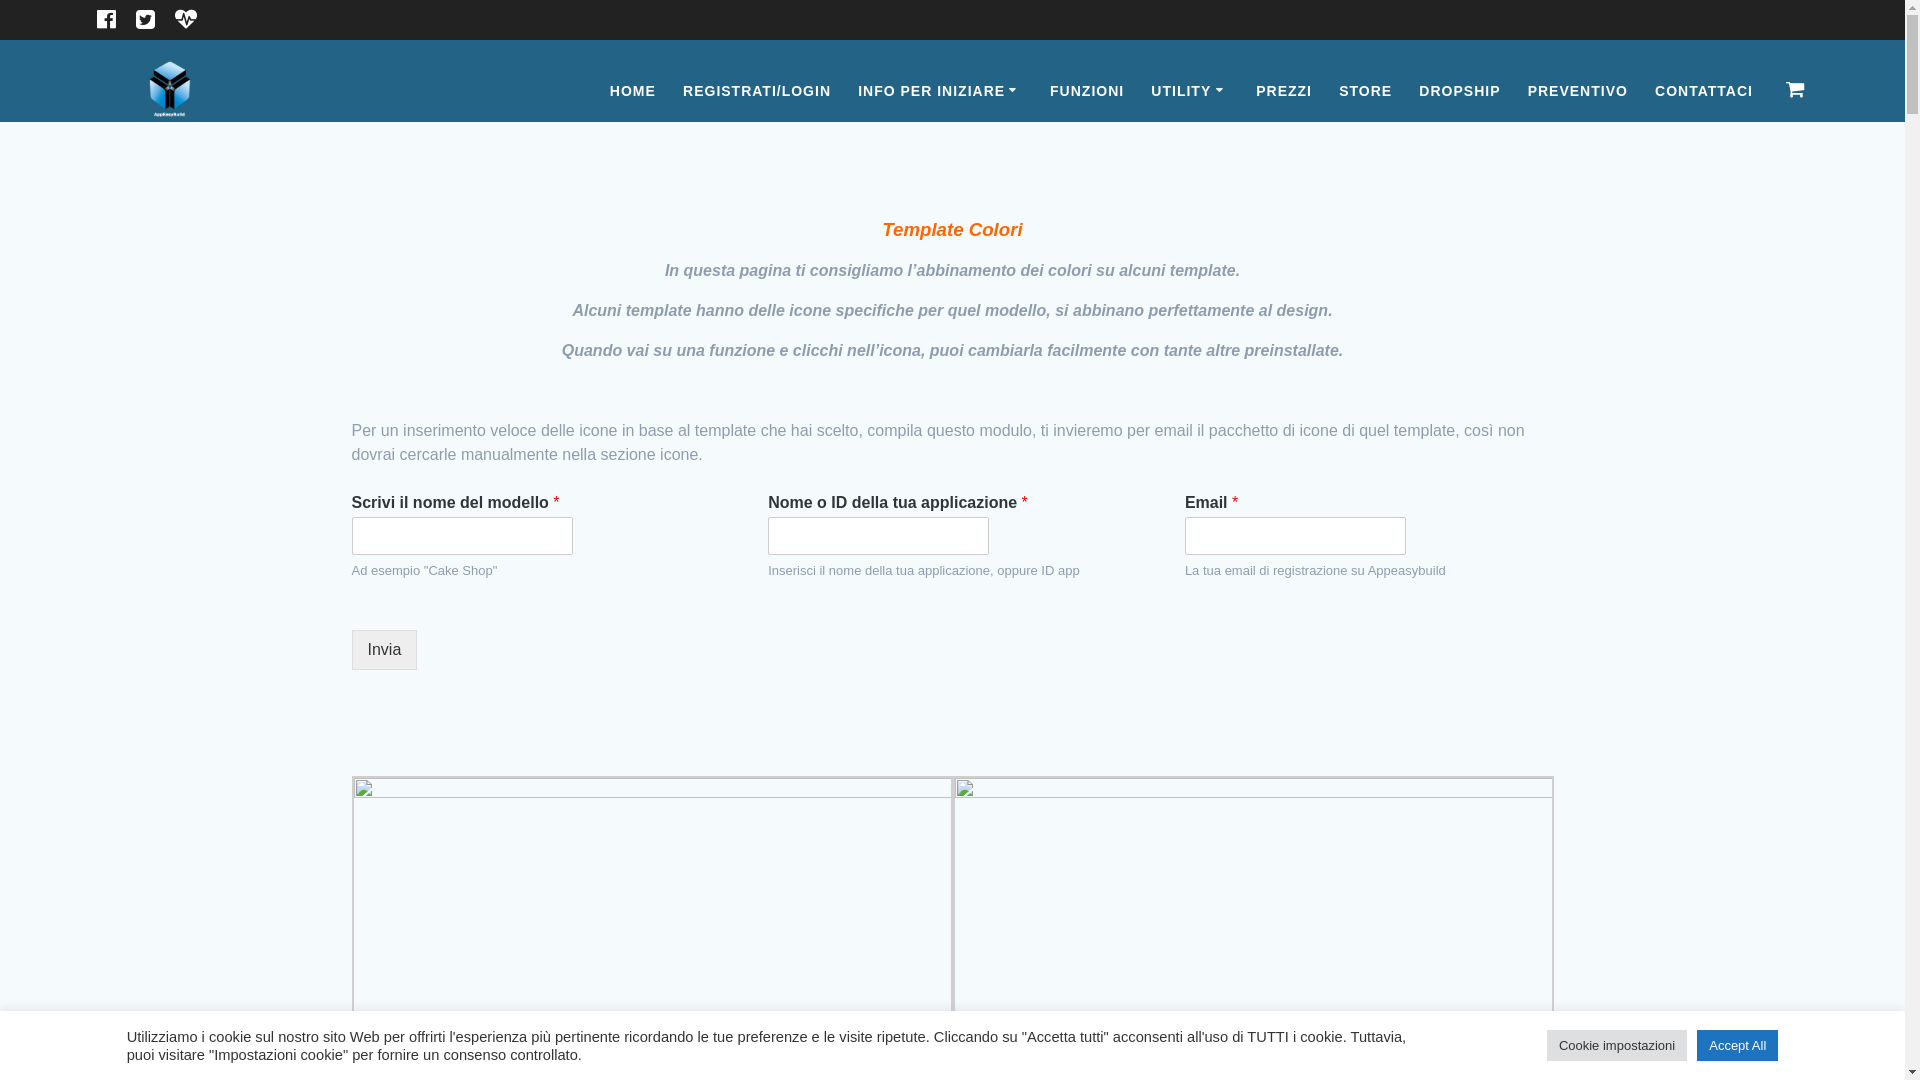 The image size is (1920, 1080). I want to click on 'INFO PER INIZIARE', so click(939, 91).